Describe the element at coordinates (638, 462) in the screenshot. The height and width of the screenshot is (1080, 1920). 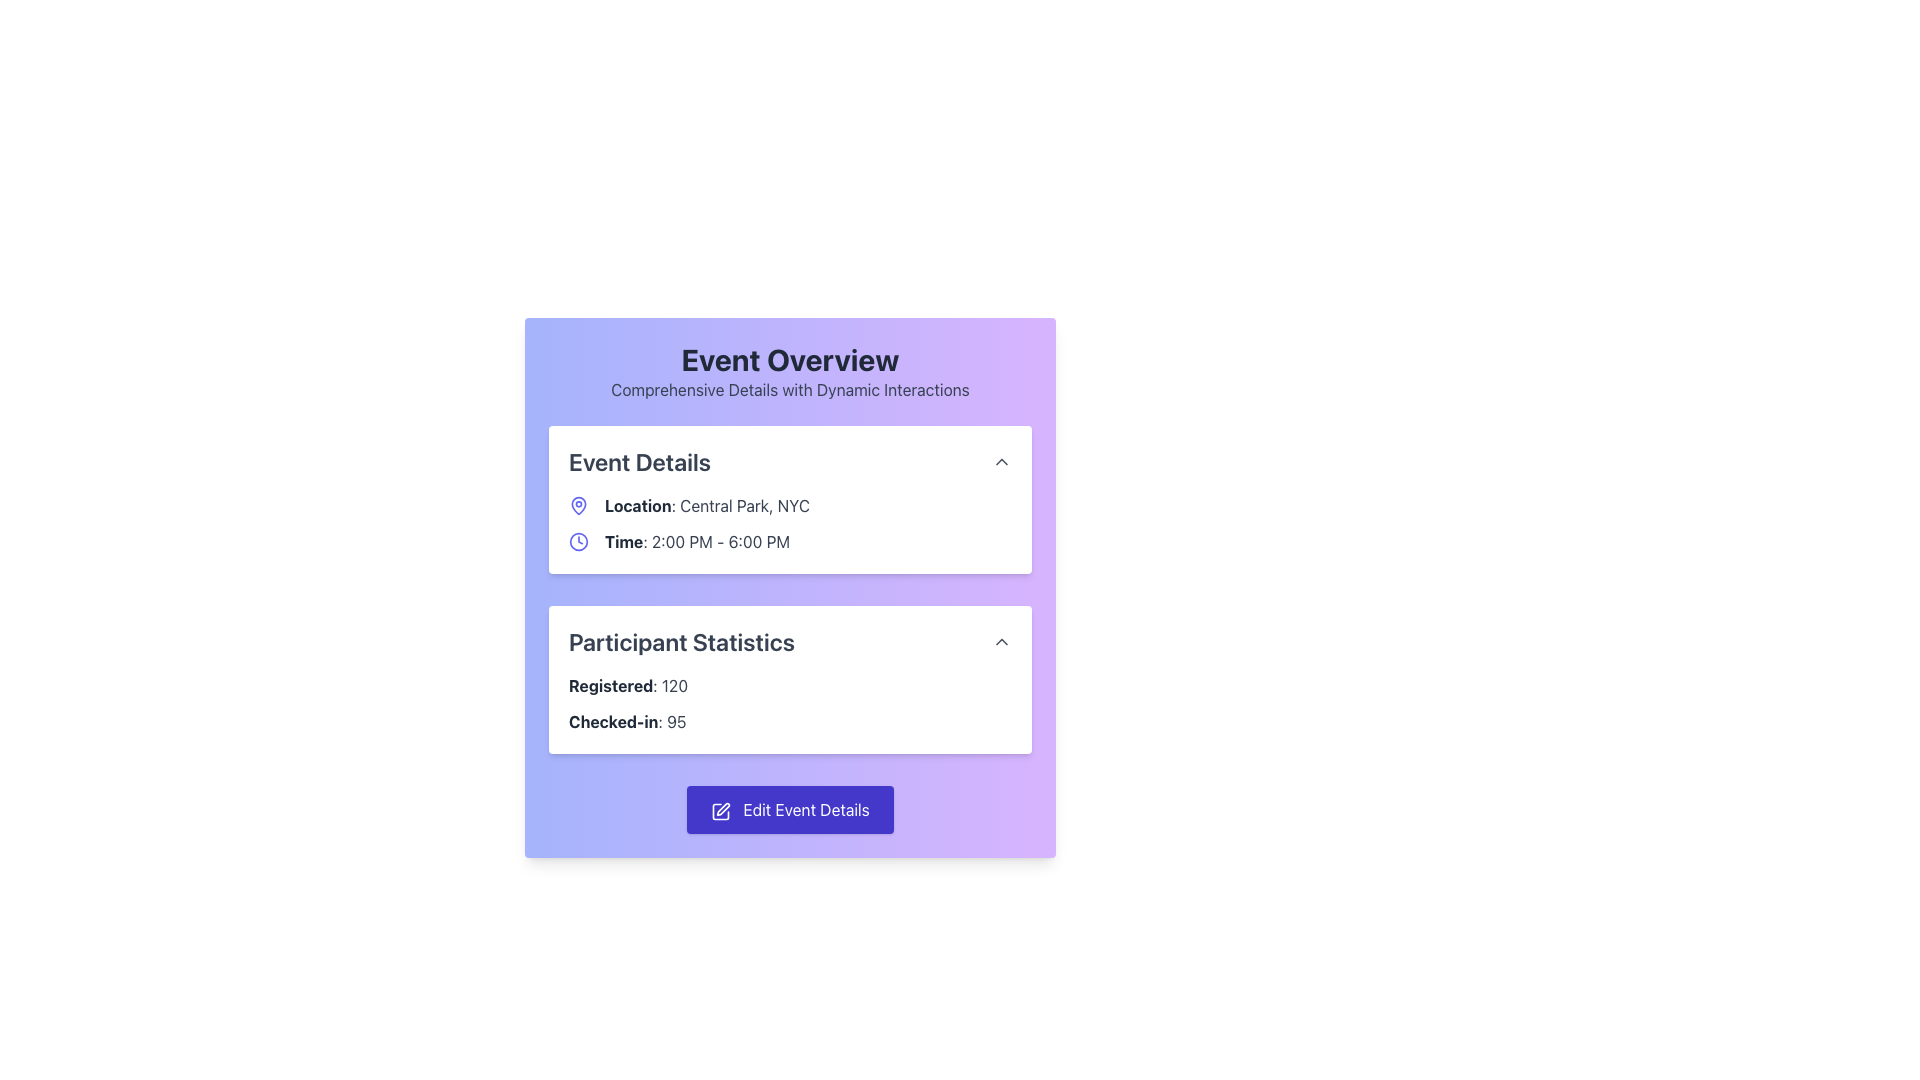
I see `the 'Event Details' text label, which is a large, bold, dark-gray font element positioned centrally above event information` at that location.